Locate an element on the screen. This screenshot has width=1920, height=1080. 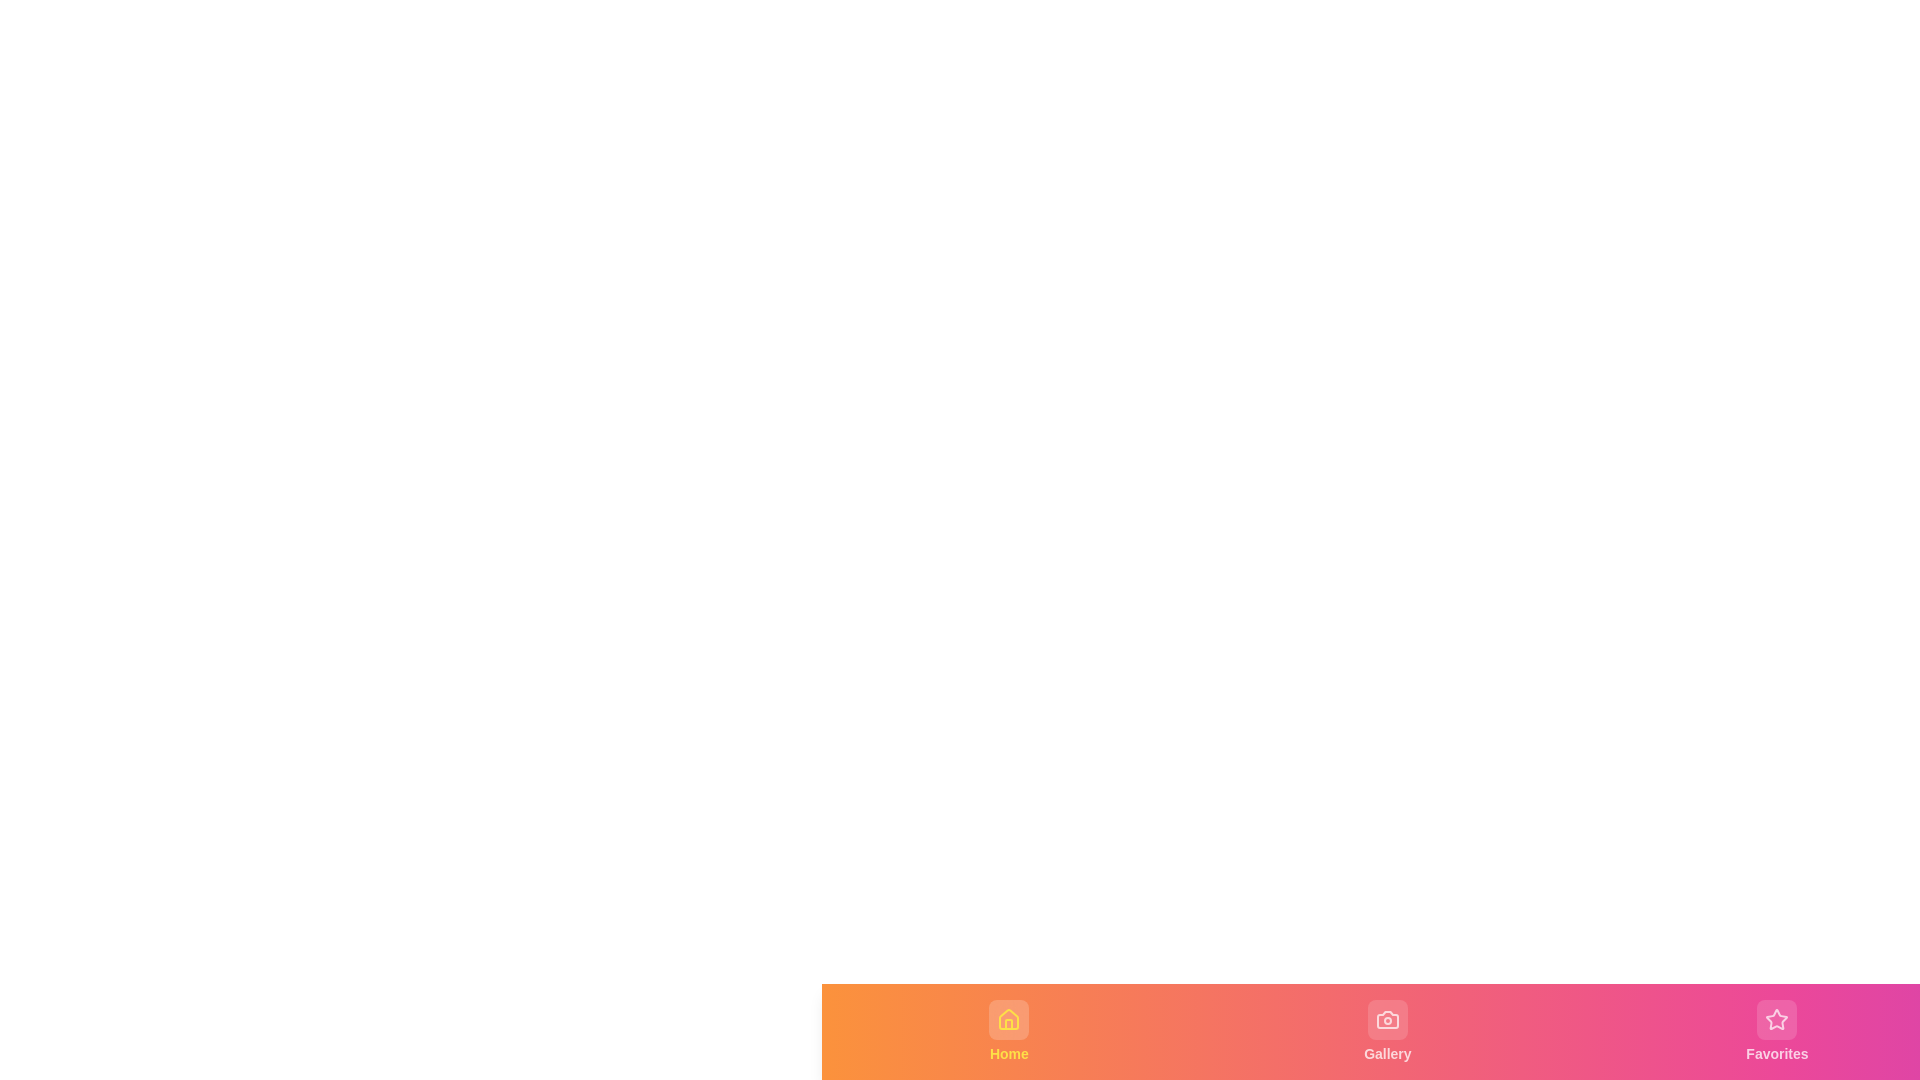
the Gallery tab to observe the visual feedback is located at coordinates (1386, 1032).